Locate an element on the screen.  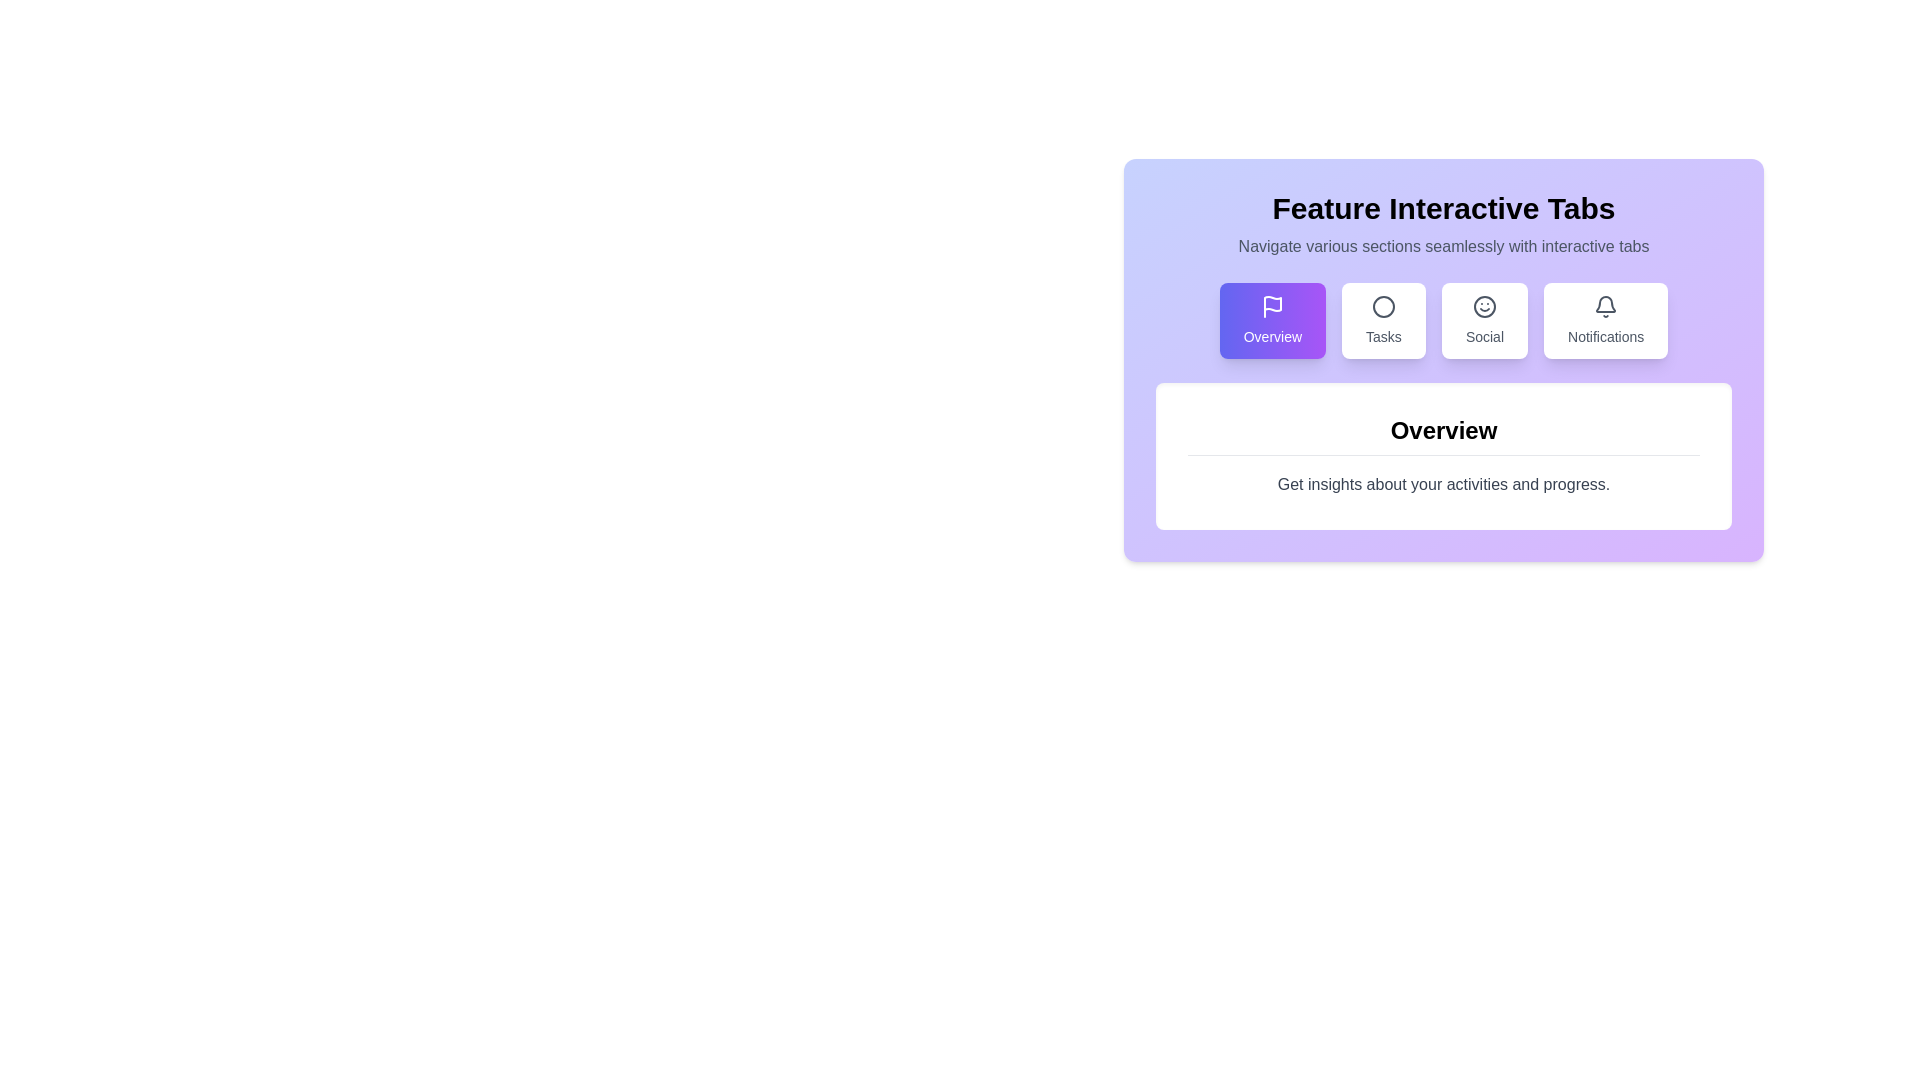
the stylized flag icon located at the top center of the 'Overview' interactive tab, which is outlined with a bold stroke and positioned above the text label 'Overview' is located at coordinates (1271, 307).